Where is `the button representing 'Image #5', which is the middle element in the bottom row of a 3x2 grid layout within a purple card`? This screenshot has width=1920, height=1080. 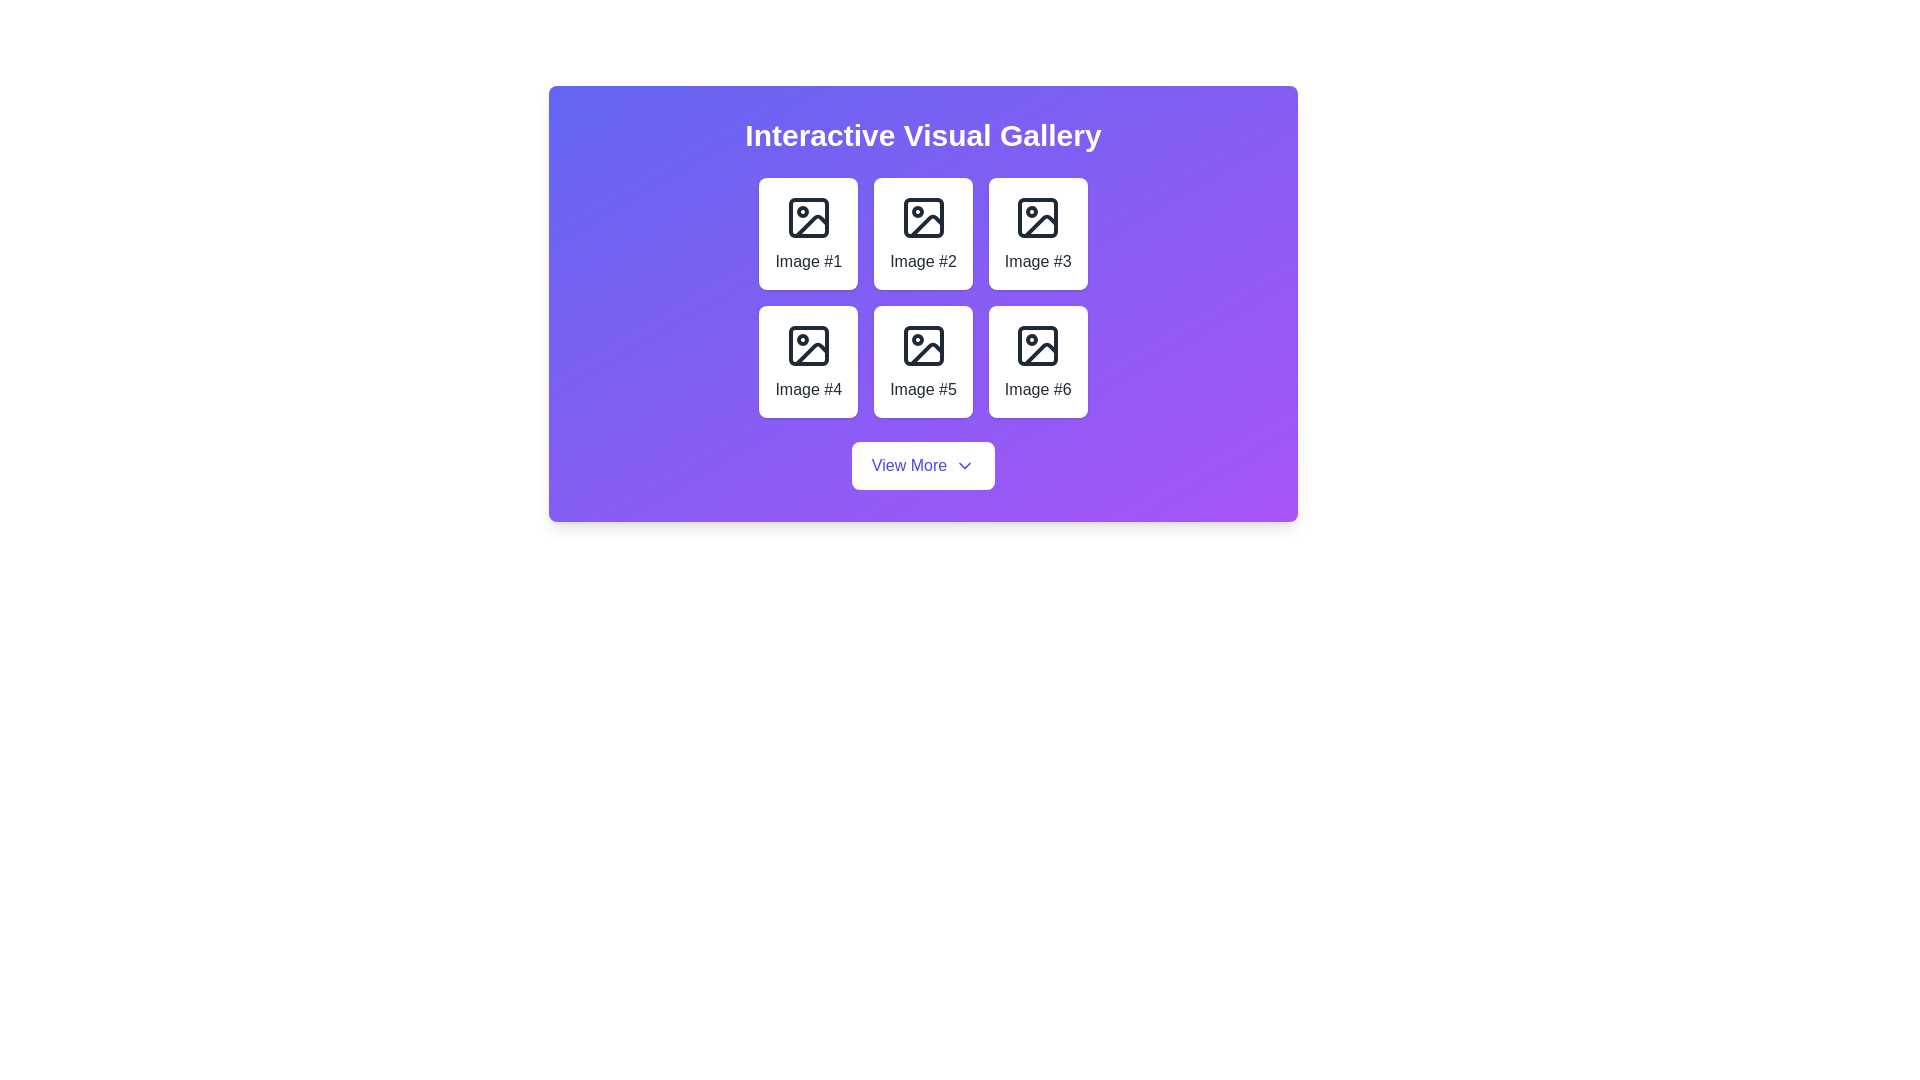 the button representing 'Image #5', which is the middle element in the bottom row of a 3x2 grid layout within a purple card is located at coordinates (922, 362).